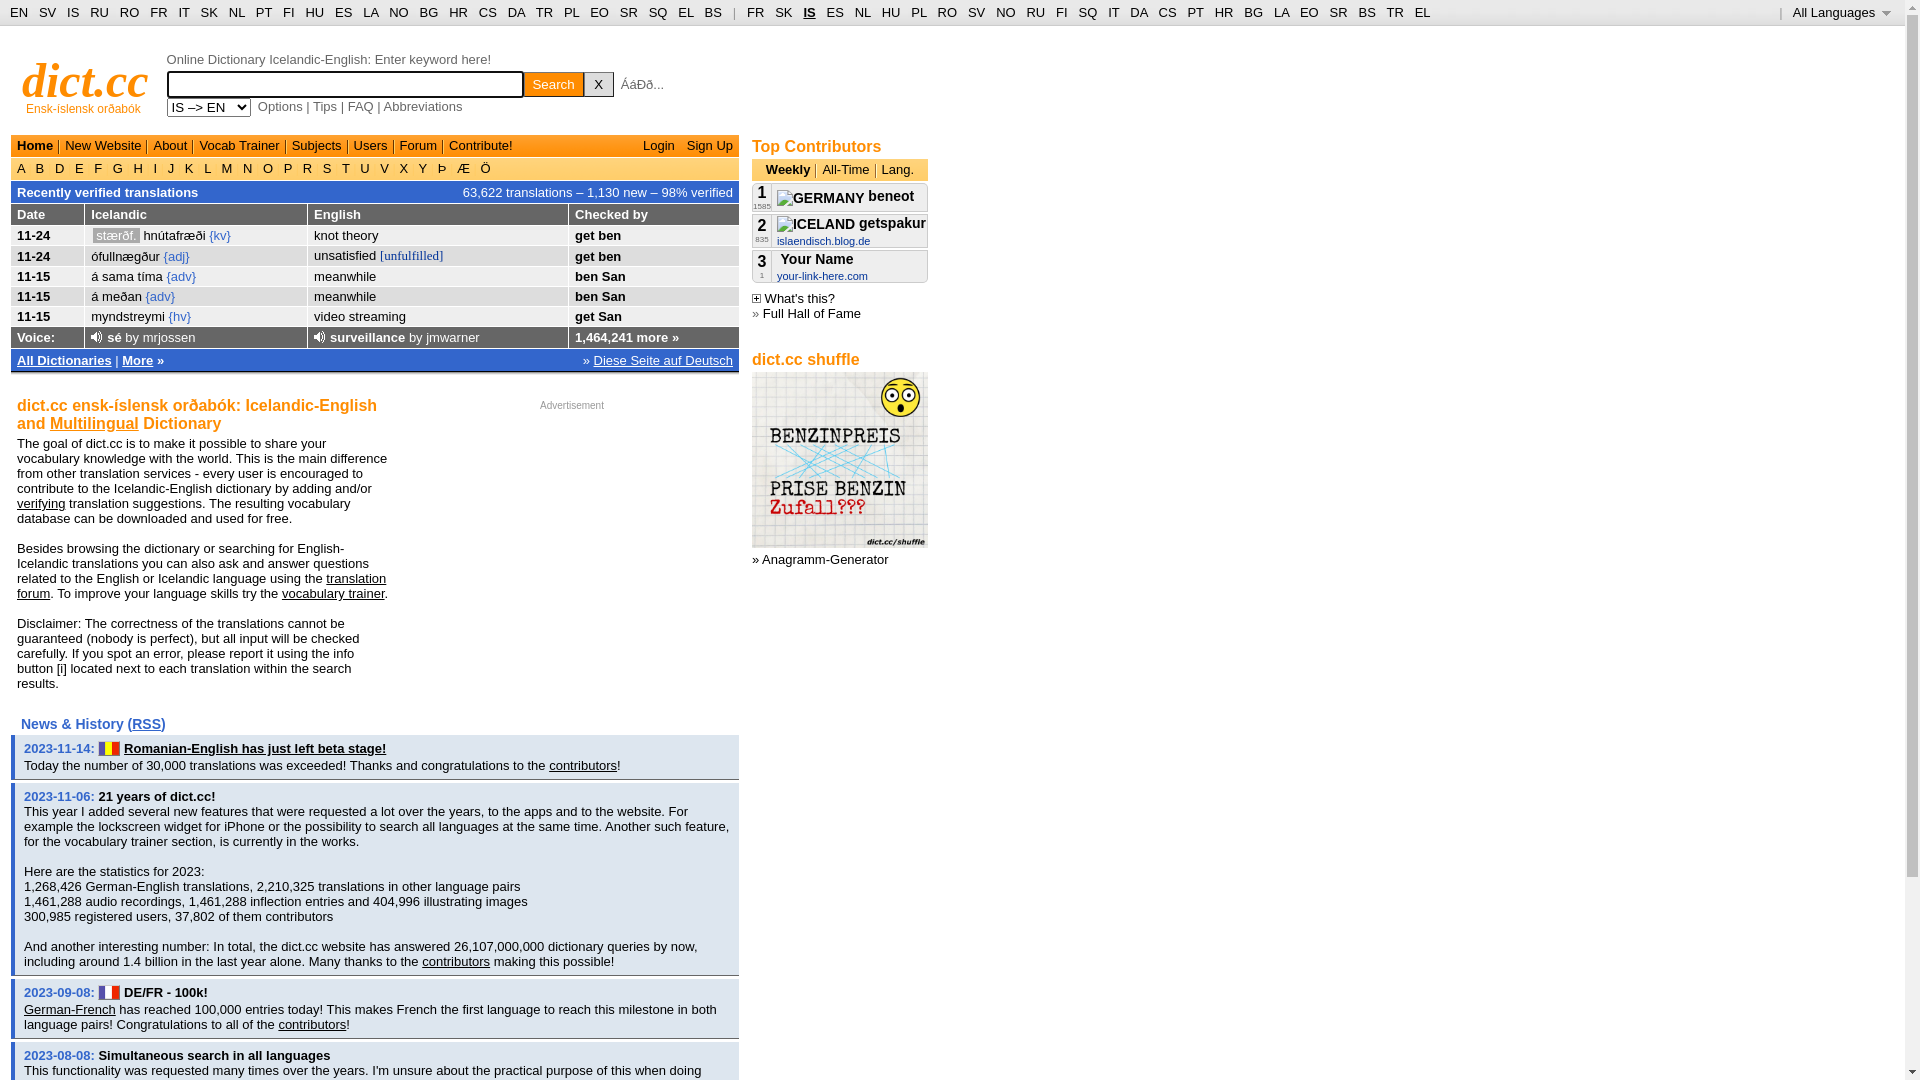 The image size is (1920, 1080). I want to click on 'Weekly', so click(787, 168).